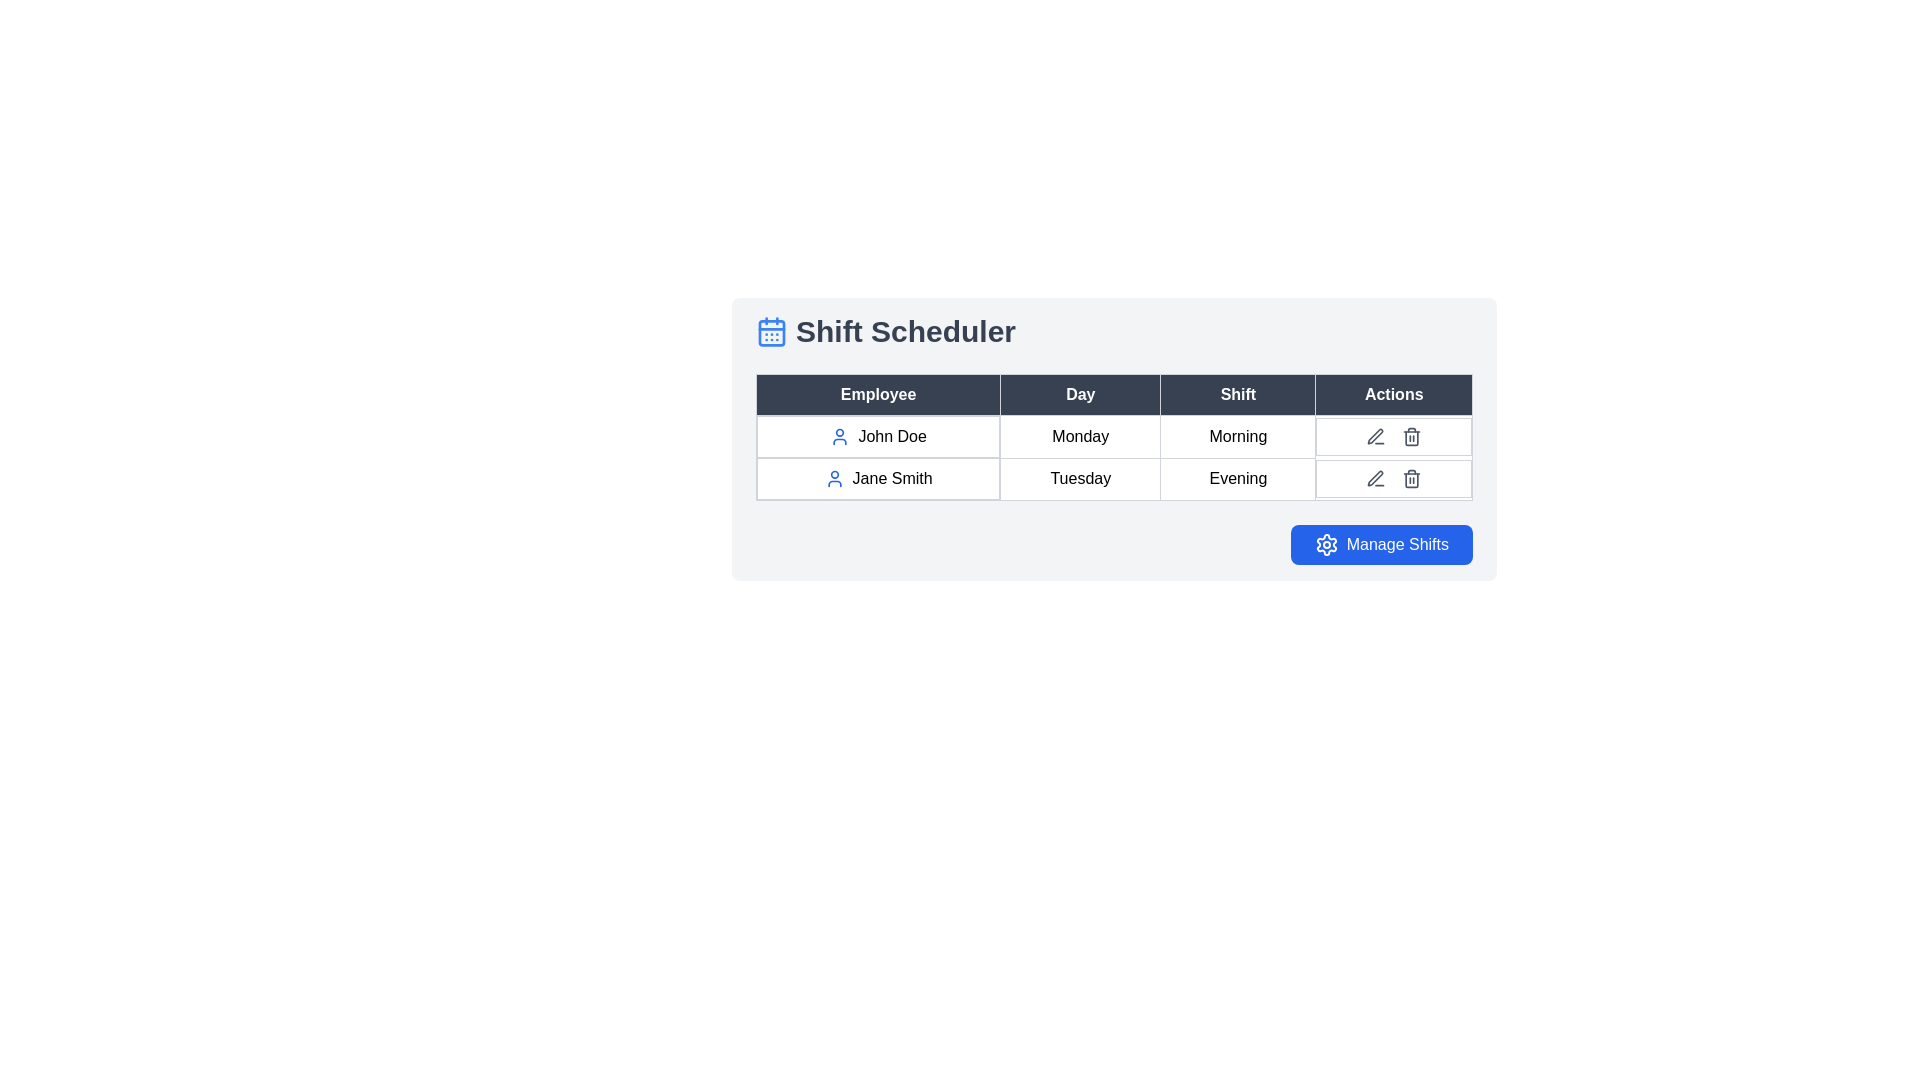 This screenshot has width=1920, height=1080. I want to click on the table cell displaying employee shift schedules, which includes names, days, and shift information, so click(1113, 458).